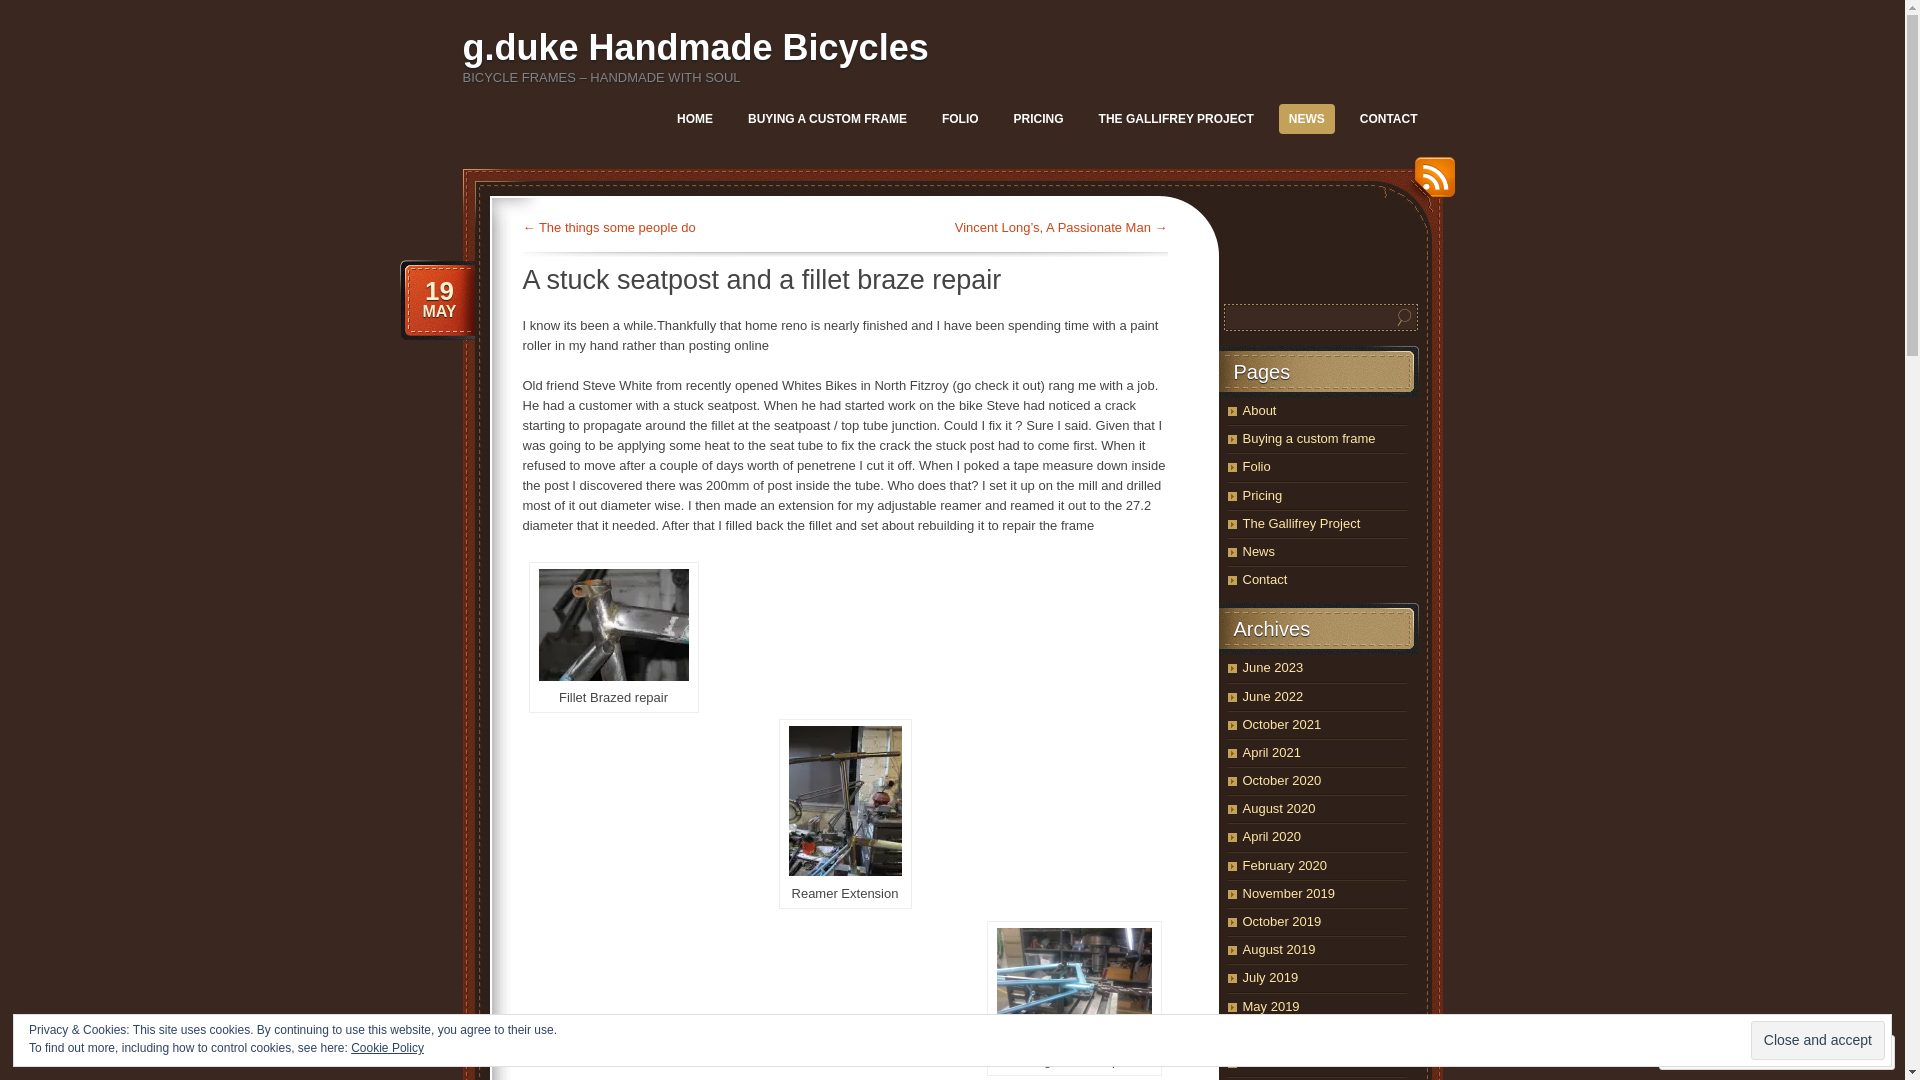 This screenshot has width=1920, height=1080. What do you see at coordinates (1284, 864) in the screenshot?
I see `'February 2020'` at bounding box center [1284, 864].